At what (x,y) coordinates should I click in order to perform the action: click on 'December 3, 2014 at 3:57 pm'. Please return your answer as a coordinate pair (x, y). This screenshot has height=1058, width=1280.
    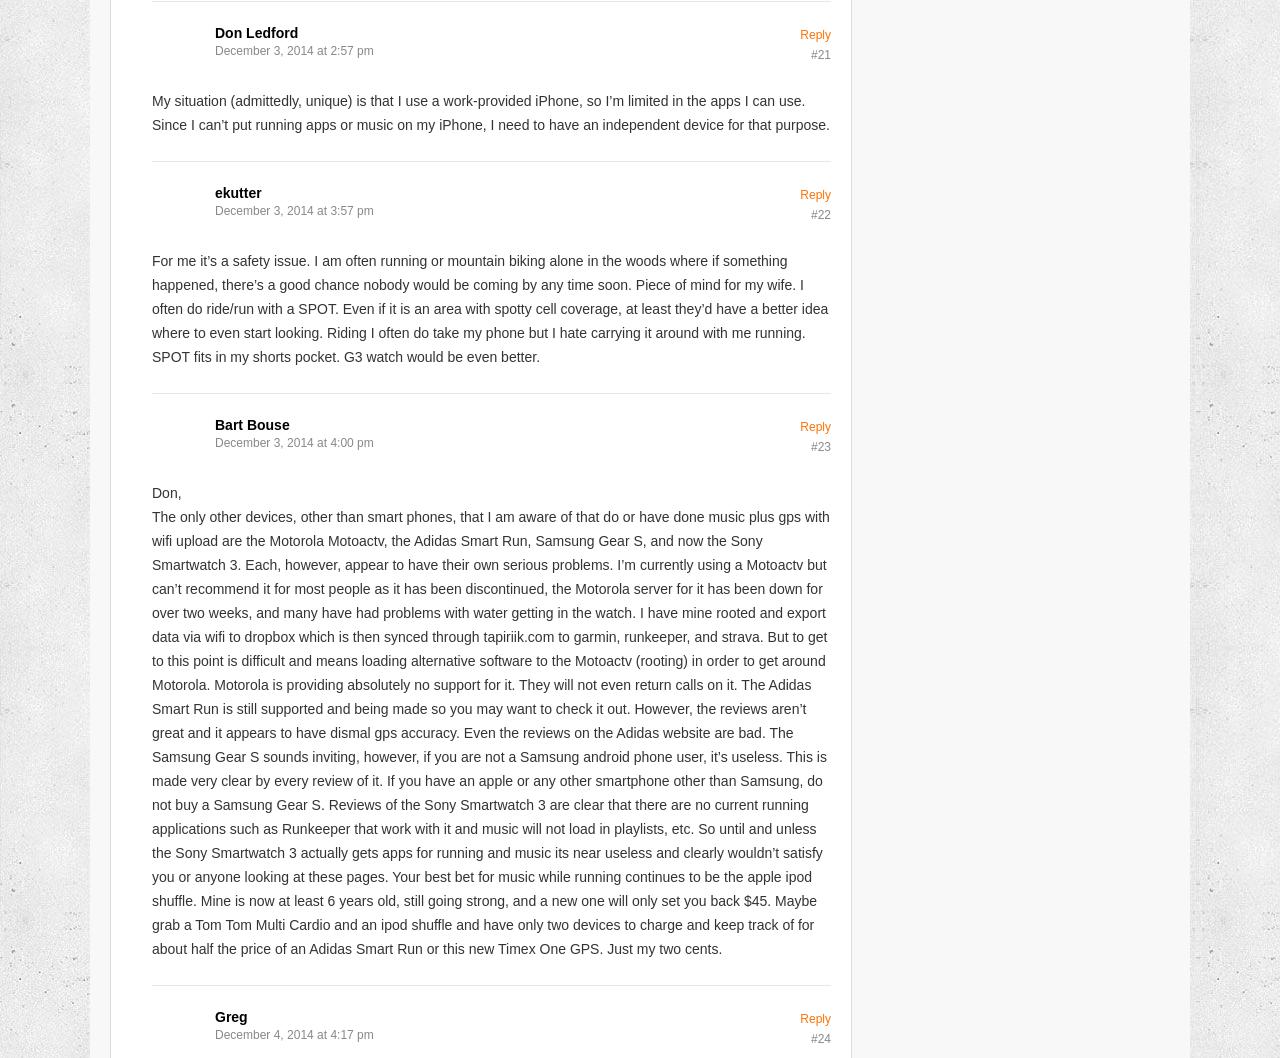
    Looking at the image, I should click on (293, 210).